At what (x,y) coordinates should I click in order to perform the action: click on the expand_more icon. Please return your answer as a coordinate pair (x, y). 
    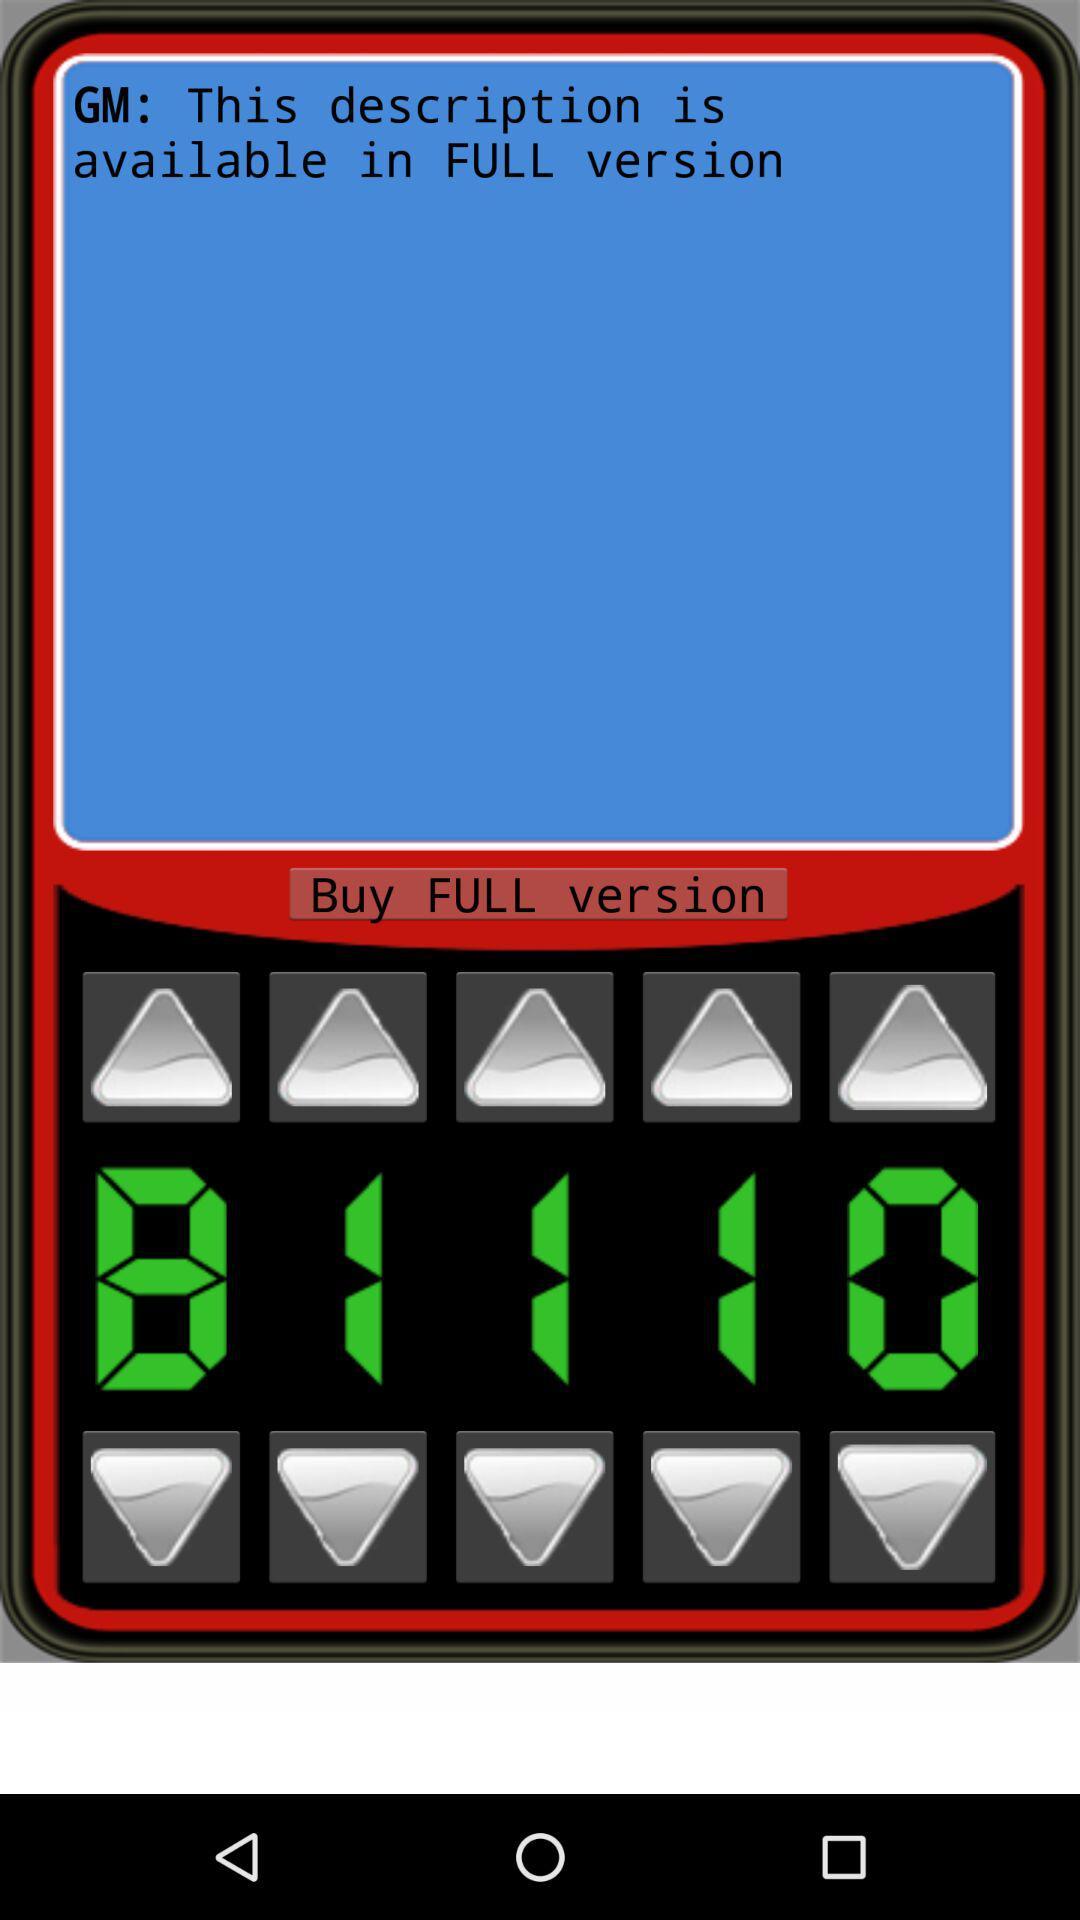
    Looking at the image, I should click on (721, 1612).